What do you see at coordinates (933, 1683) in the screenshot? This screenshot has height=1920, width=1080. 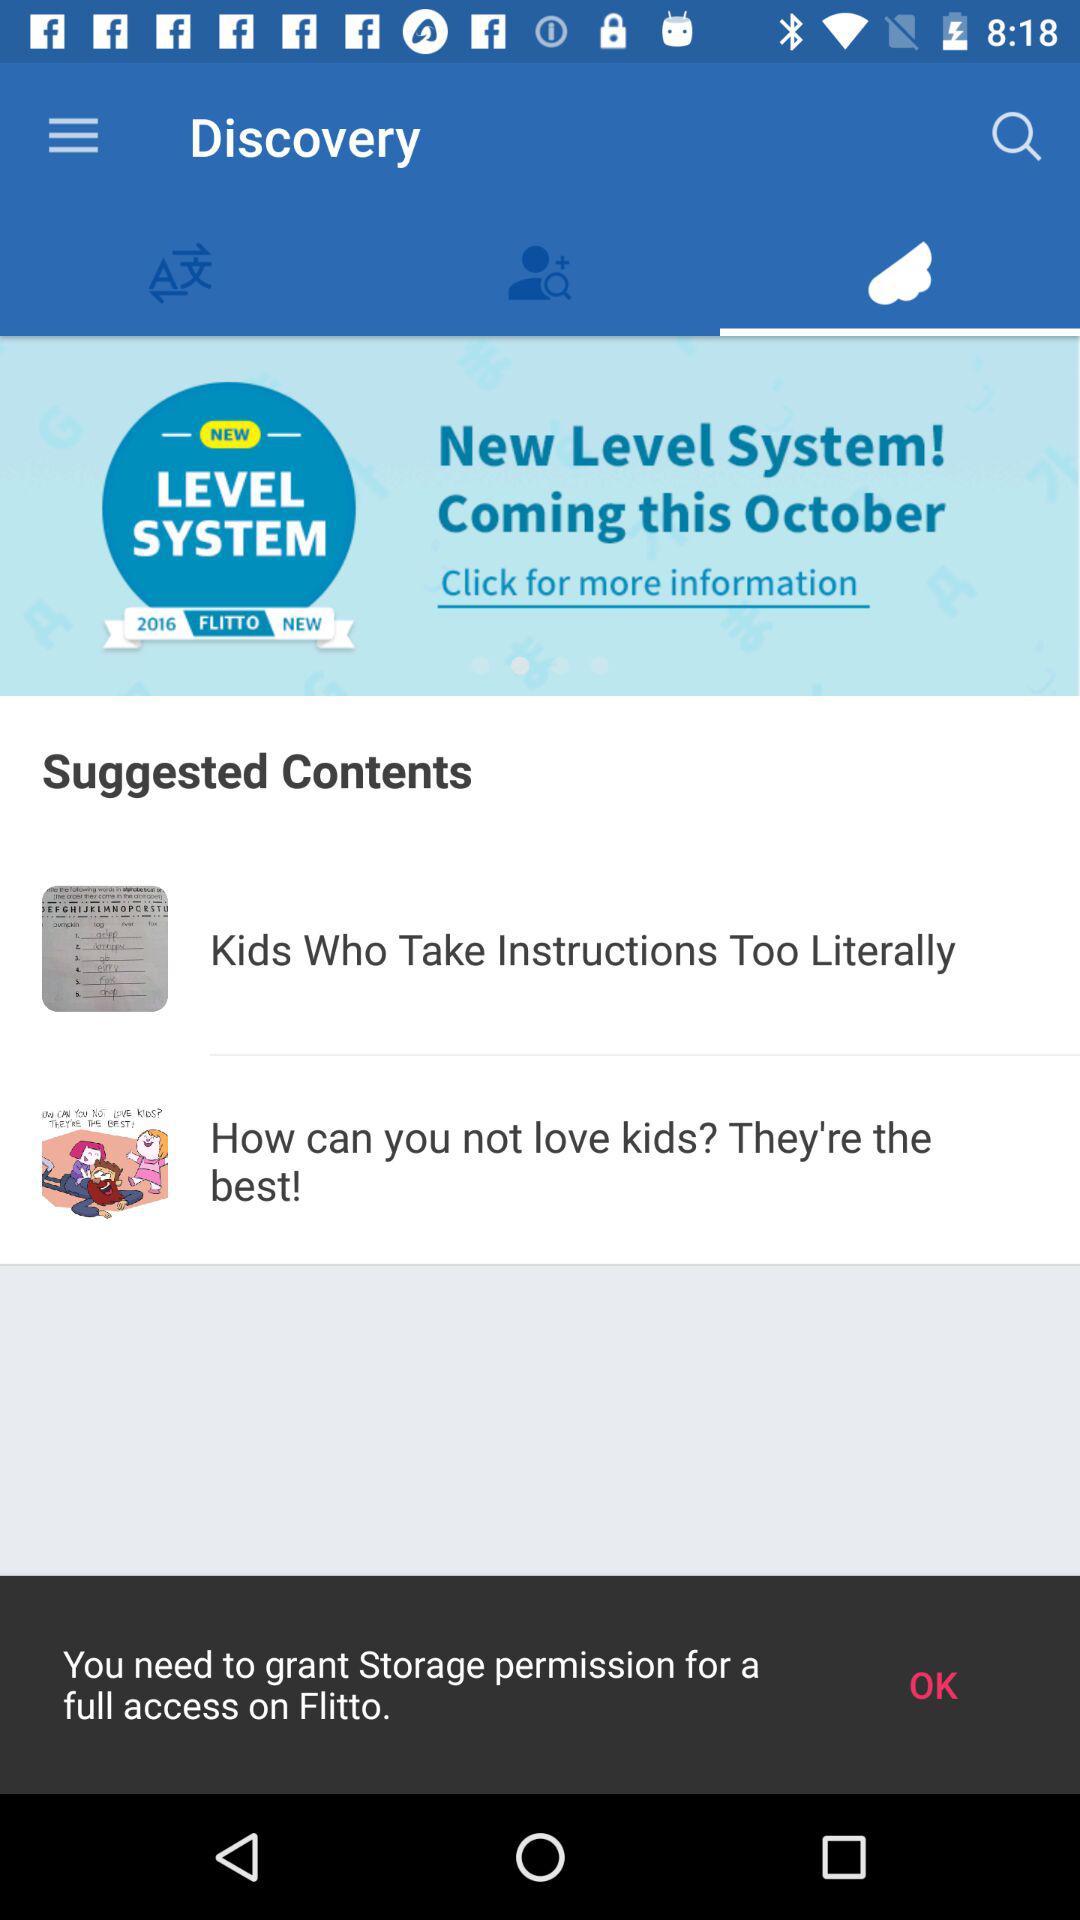 I see `the item at the bottom right corner` at bounding box center [933, 1683].